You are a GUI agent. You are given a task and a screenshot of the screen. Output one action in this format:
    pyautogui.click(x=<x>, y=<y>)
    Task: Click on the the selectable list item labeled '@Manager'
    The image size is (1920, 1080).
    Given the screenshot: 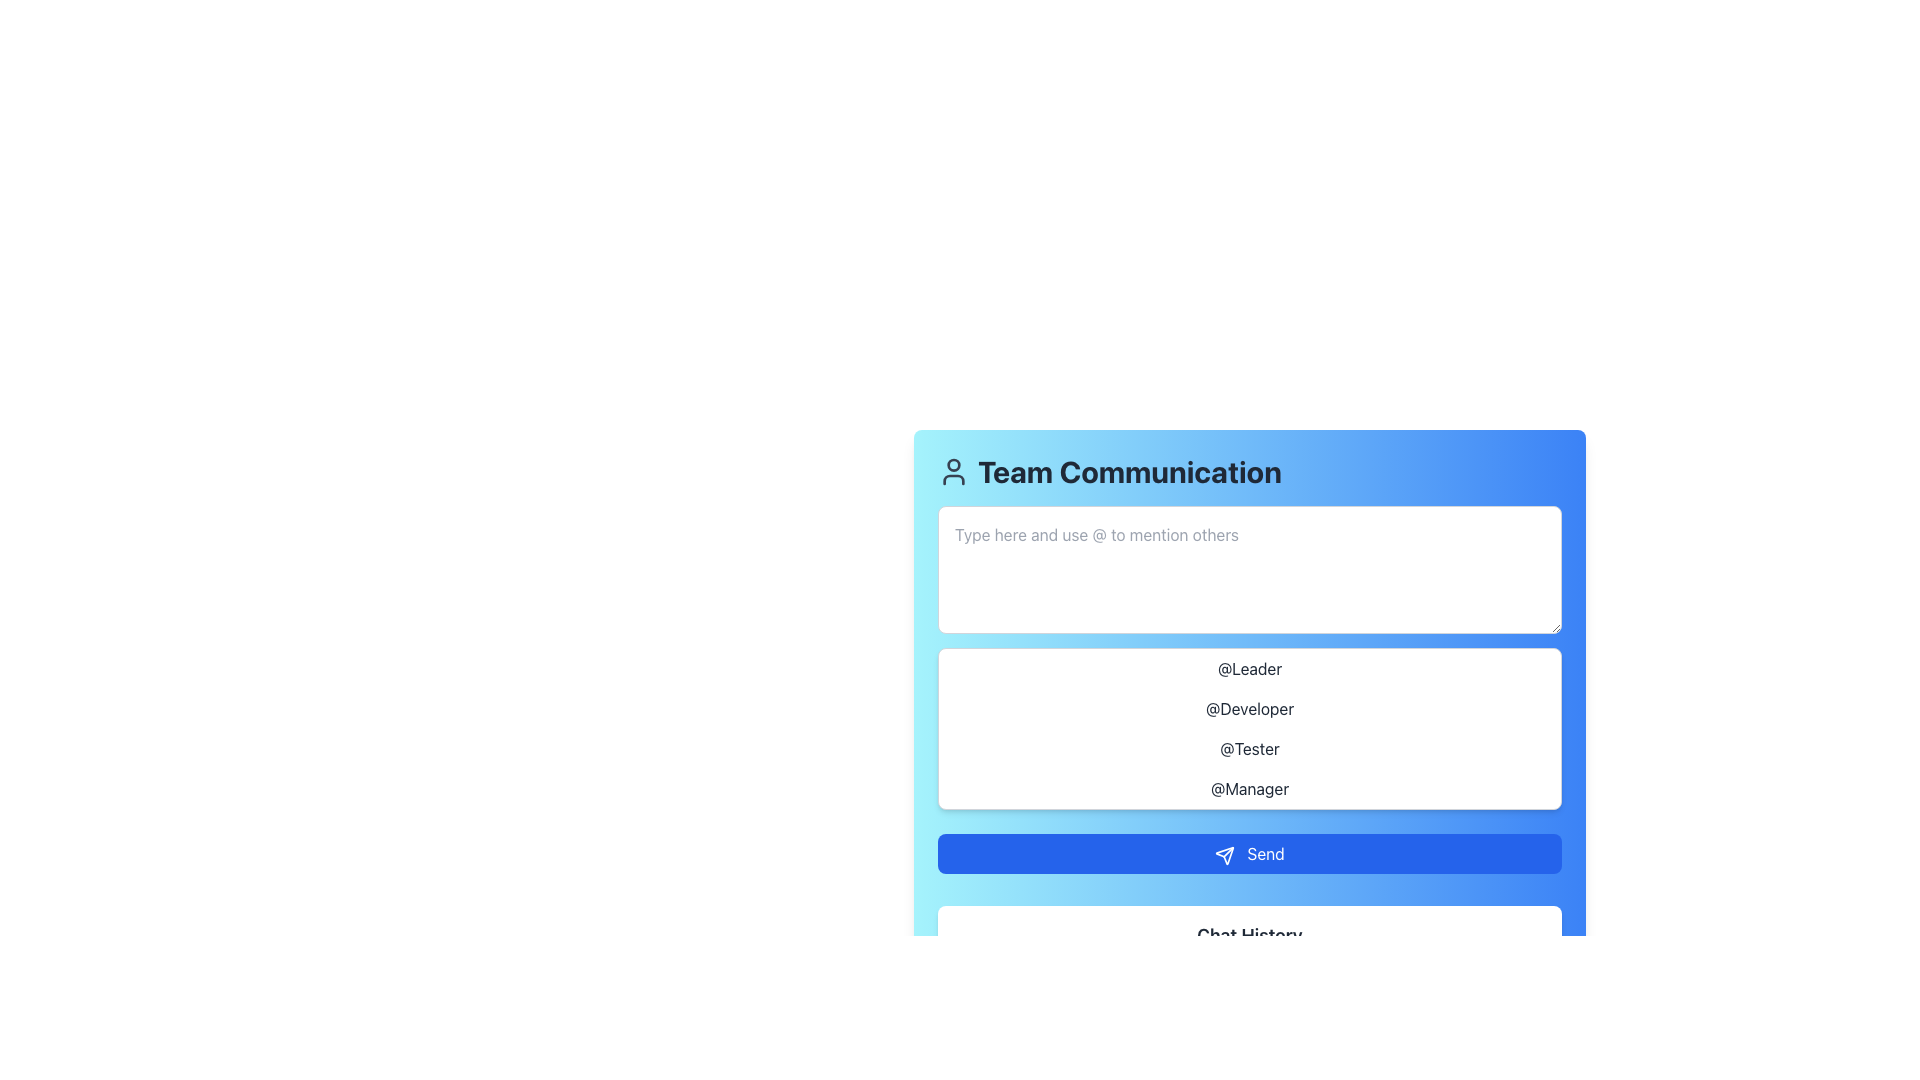 What is the action you would take?
    pyautogui.click(x=1248, y=788)
    